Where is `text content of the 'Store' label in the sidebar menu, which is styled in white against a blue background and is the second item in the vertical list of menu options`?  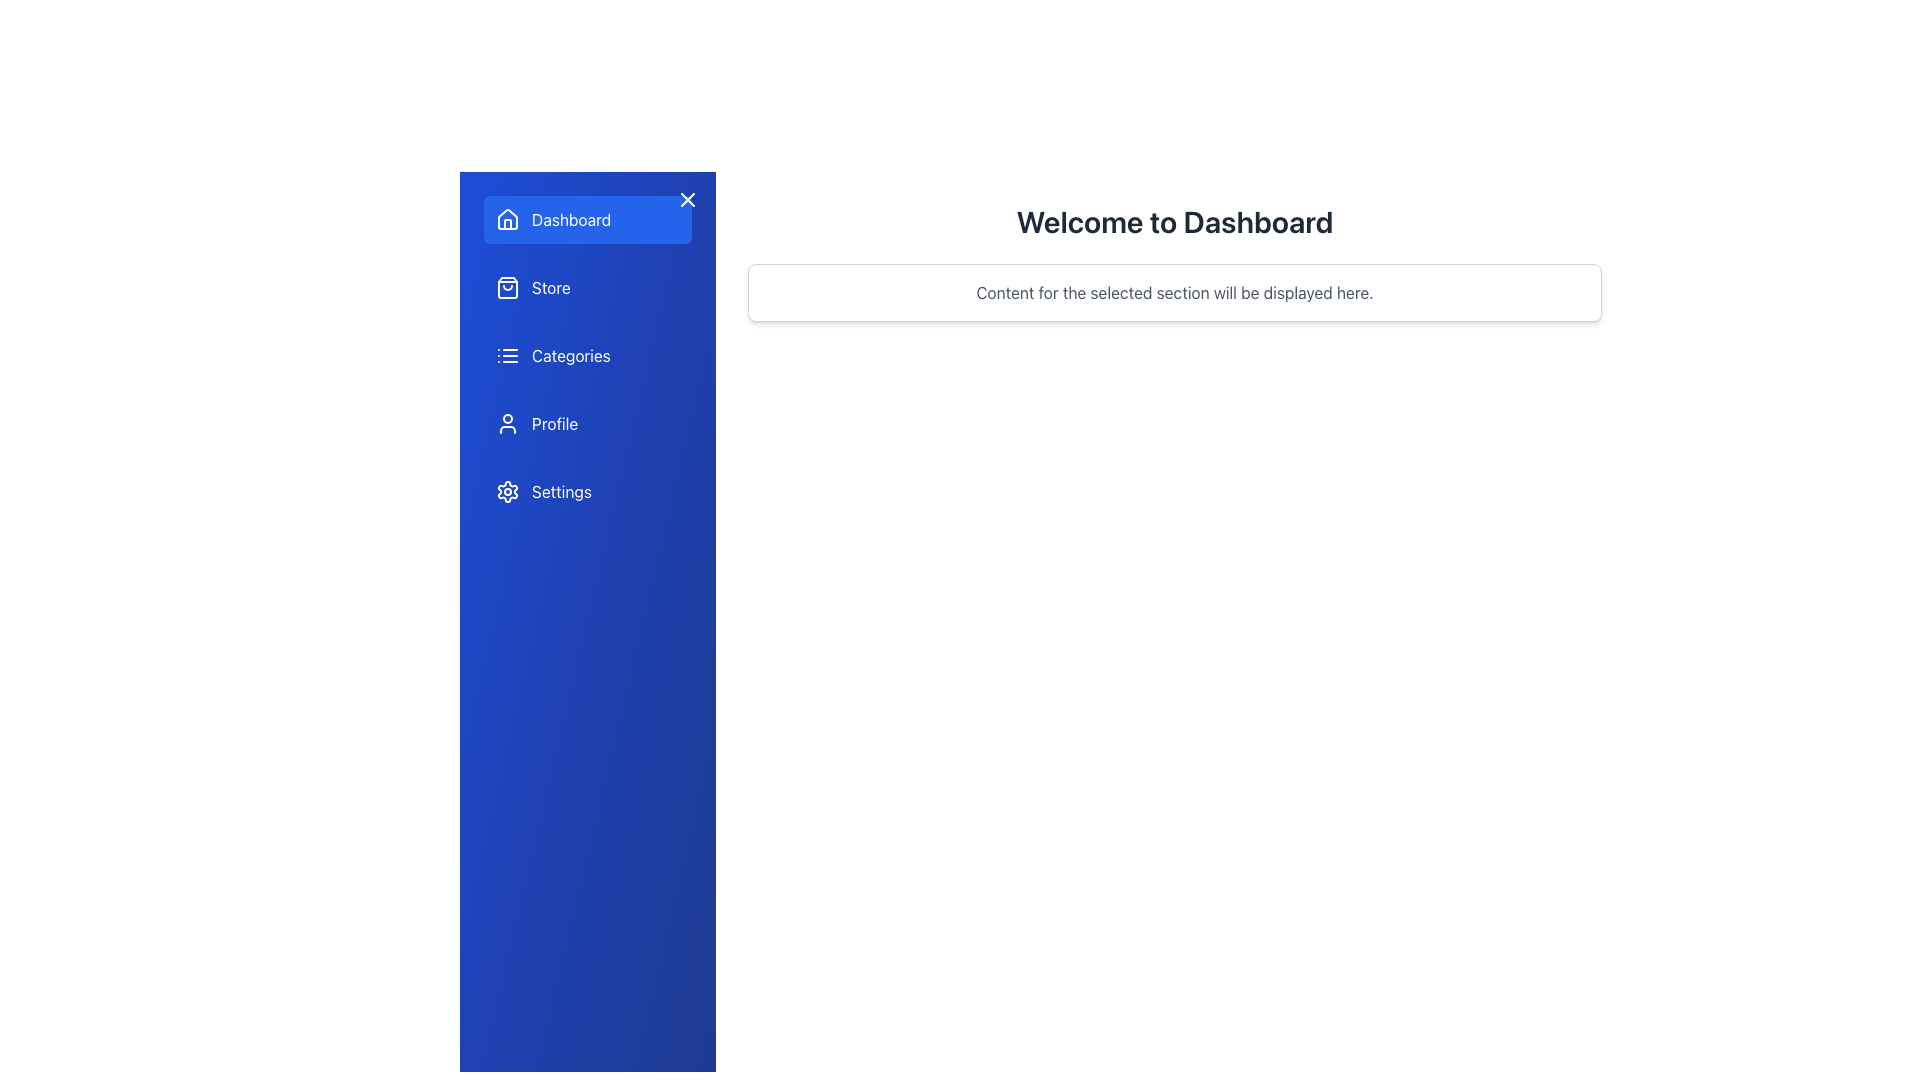
text content of the 'Store' label in the sidebar menu, which is styled in white against a blue background and is the second item in the vertical list of menu options is located at coordinates (551, 288).